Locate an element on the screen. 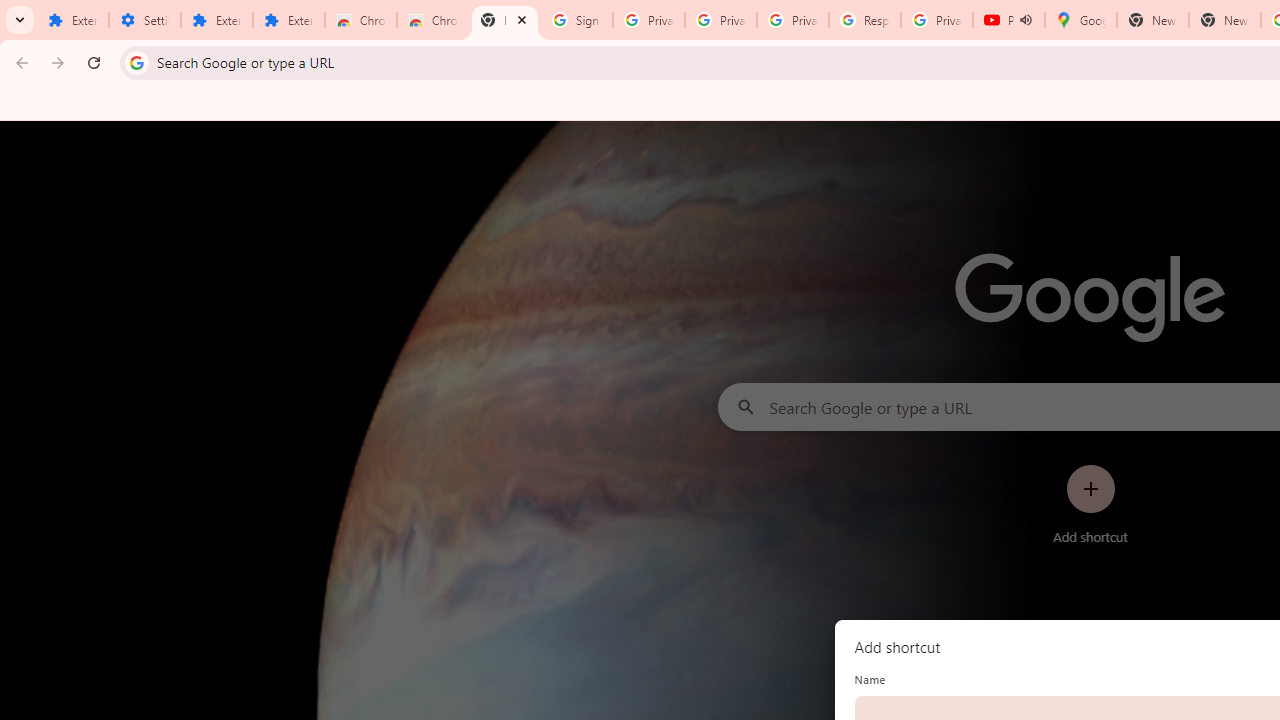  'Google Maps' is located at coordinates (1079, 20).